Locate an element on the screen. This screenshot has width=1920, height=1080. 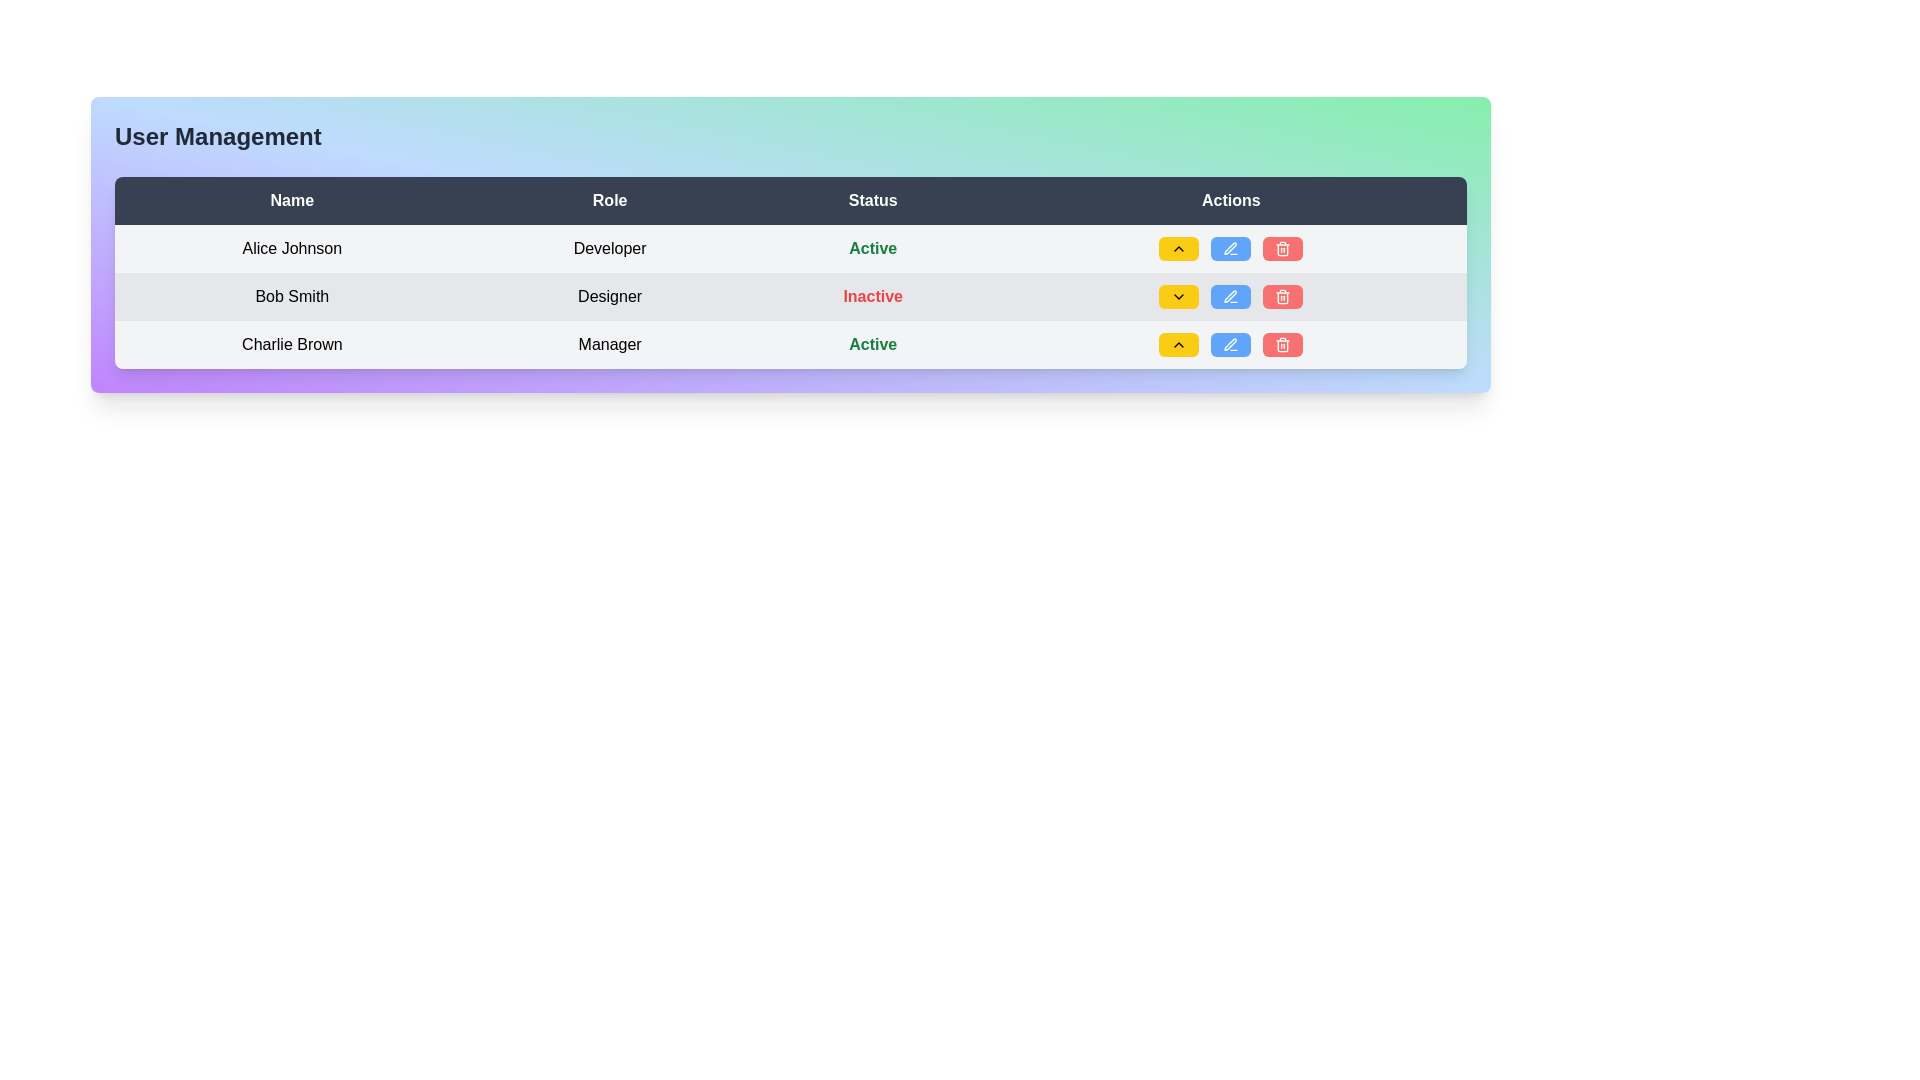
the button that triggers actions for the row item 'Charlie Brown' in the table UI, located in the 'Actions' column, to make it accessible is located at coordinates (1179, 343).